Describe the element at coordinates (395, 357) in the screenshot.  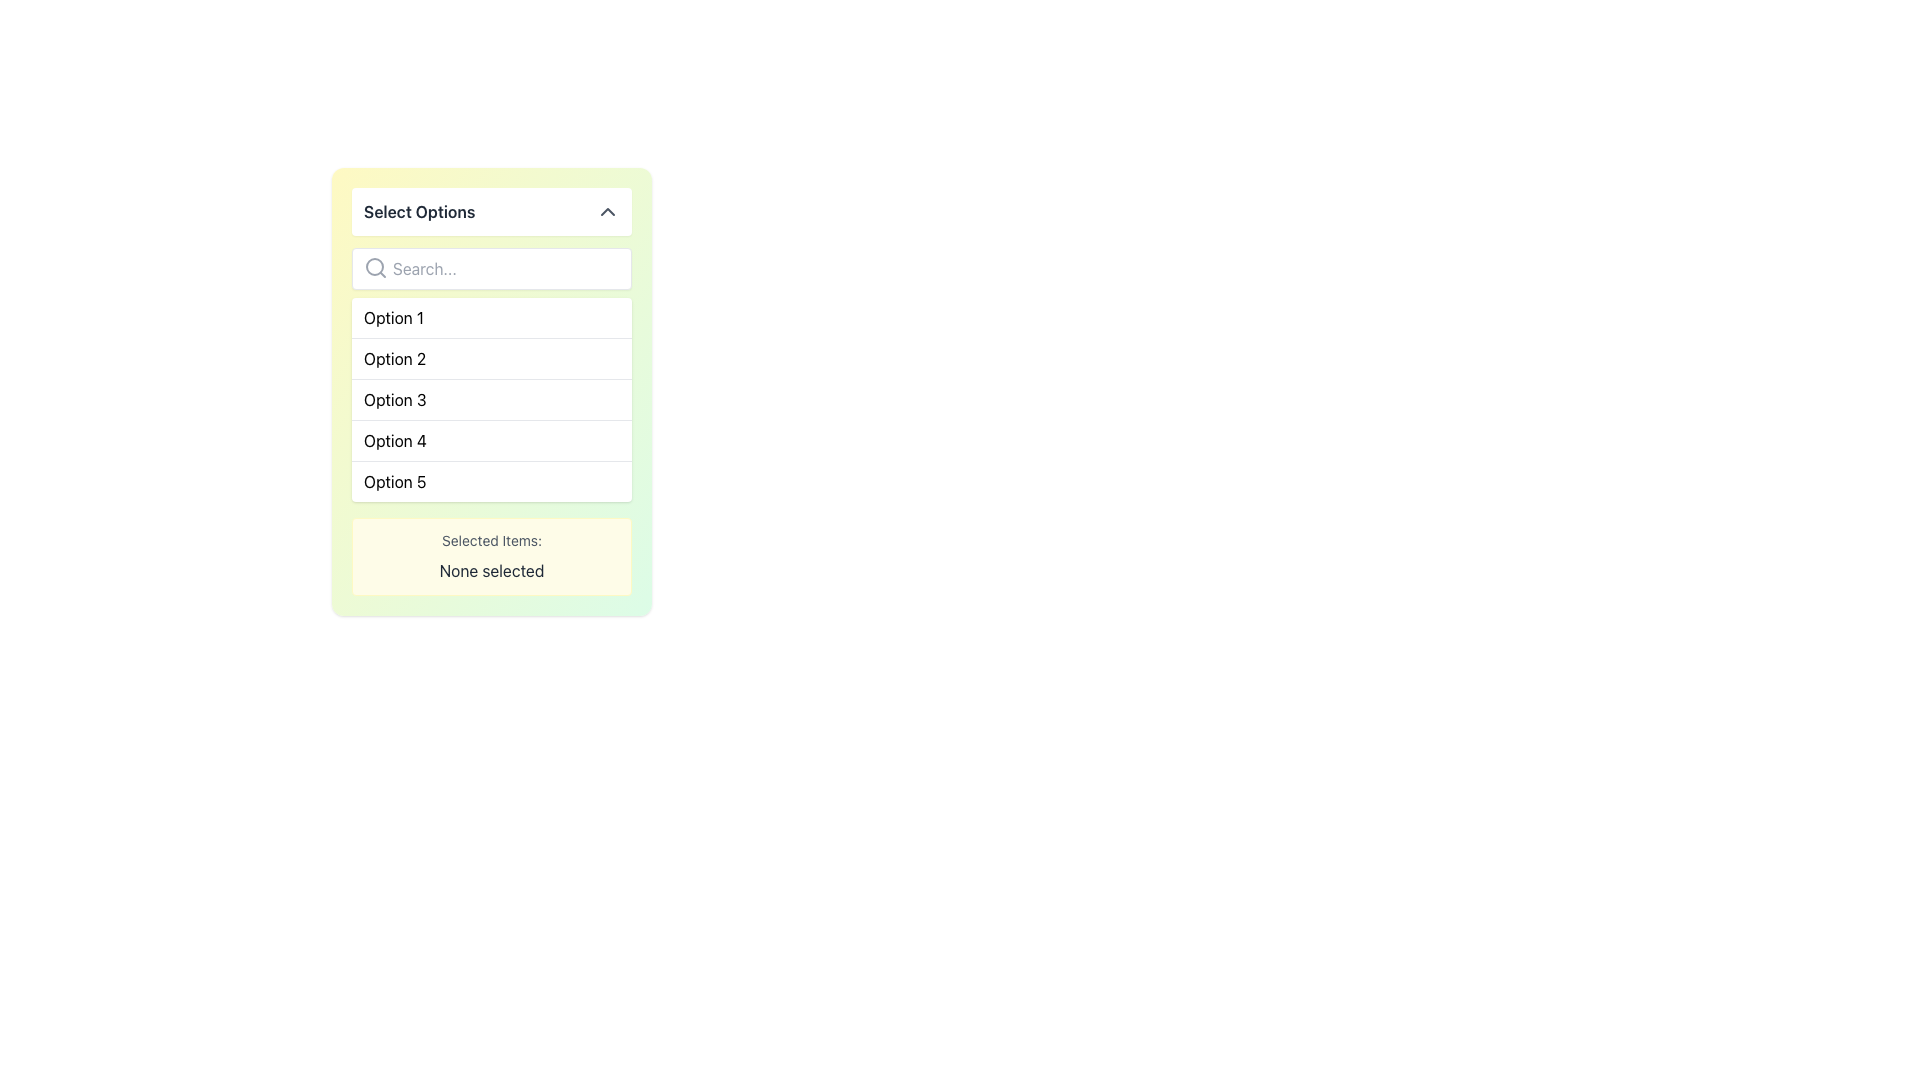
I see `the text label displaying 'Option 2' in the dropdown list` at that location.